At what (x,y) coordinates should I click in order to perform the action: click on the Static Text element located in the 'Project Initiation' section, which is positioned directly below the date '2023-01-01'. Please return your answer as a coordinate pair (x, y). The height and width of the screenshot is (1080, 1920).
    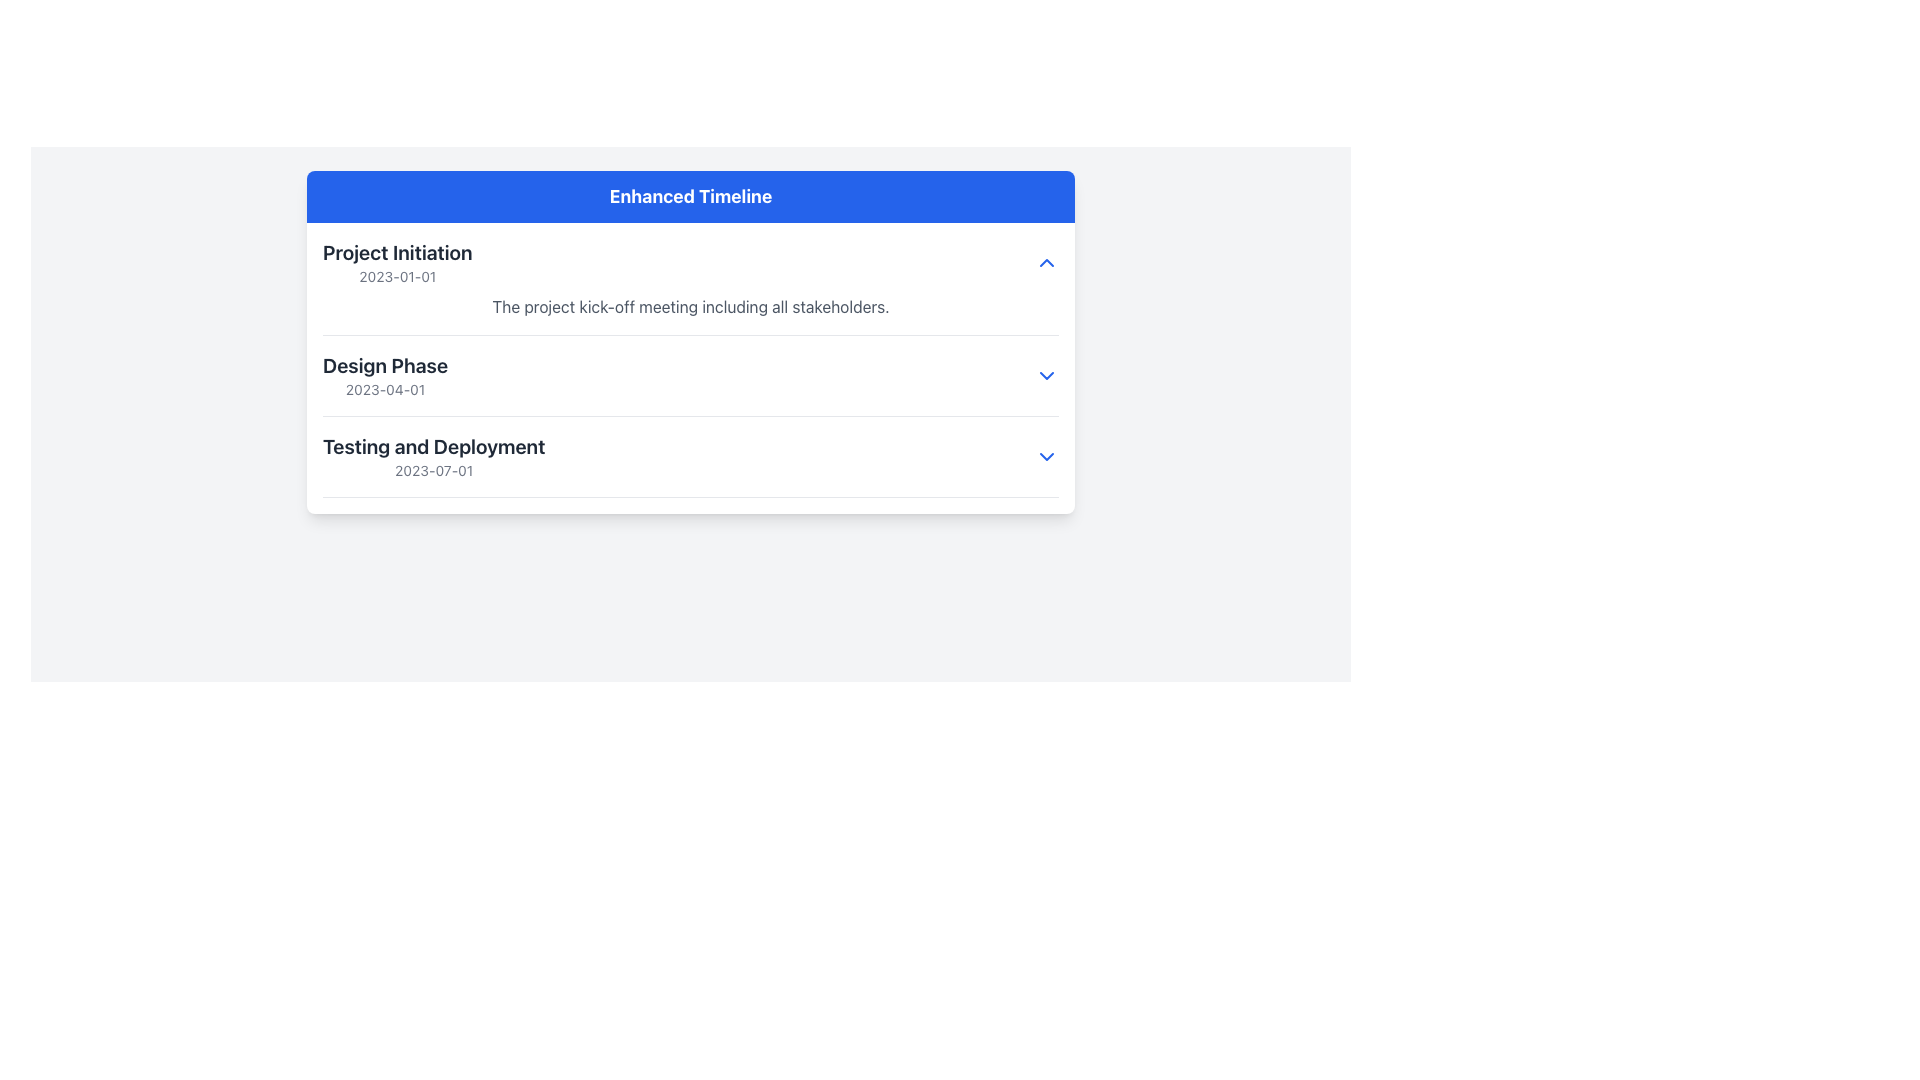
    Looking at the image, I should click on (691, 307).